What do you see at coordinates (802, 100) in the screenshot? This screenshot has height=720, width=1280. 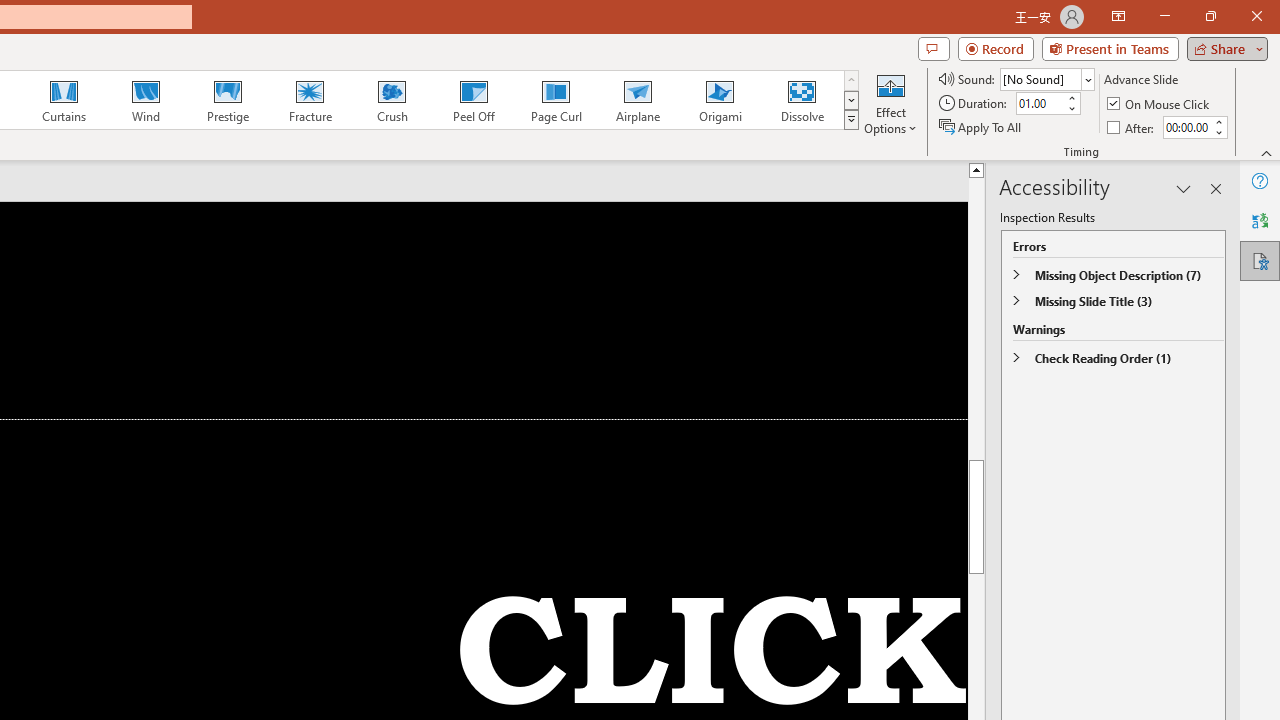 I see `'Dissolve'` at bounding box center [802, 100].